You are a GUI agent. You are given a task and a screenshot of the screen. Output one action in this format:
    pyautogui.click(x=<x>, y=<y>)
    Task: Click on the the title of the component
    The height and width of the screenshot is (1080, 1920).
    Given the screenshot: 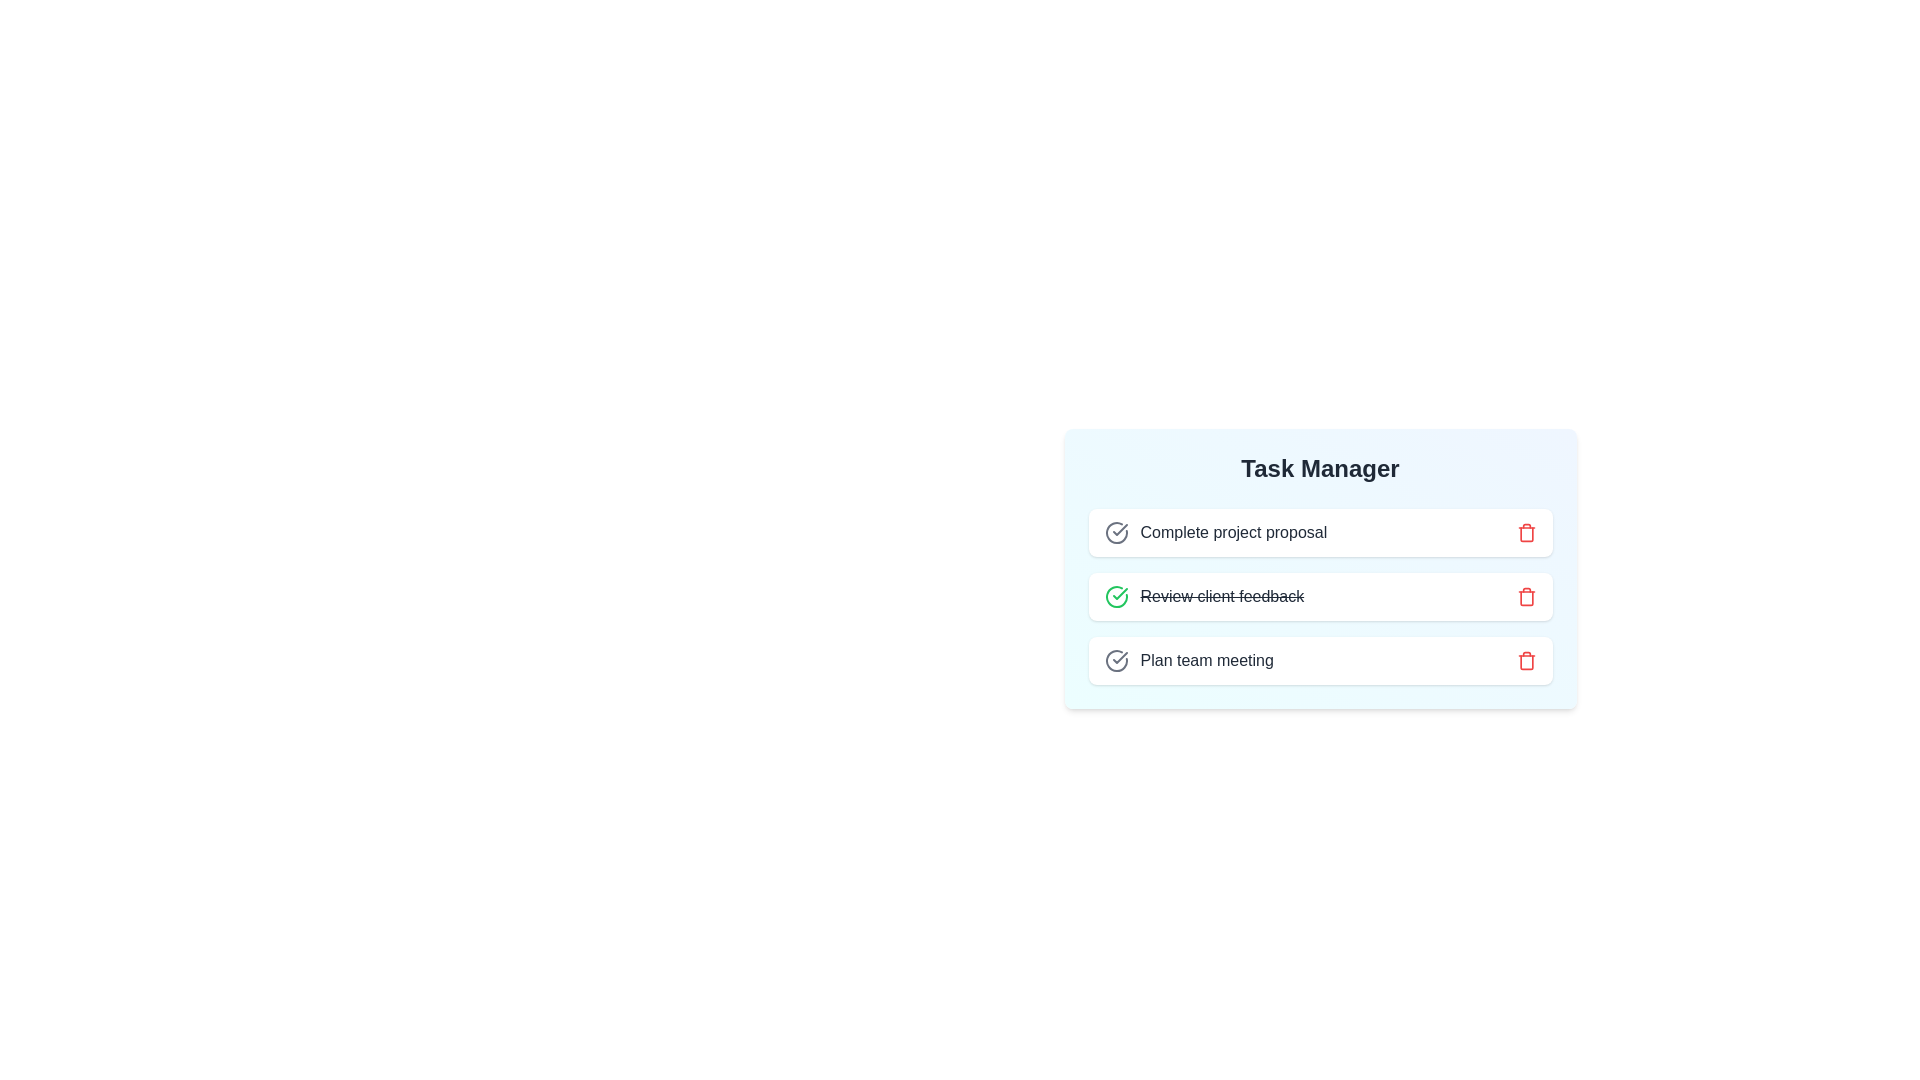 What is the action you would take?
    pyautogui.click(x=1320, y=469)
    